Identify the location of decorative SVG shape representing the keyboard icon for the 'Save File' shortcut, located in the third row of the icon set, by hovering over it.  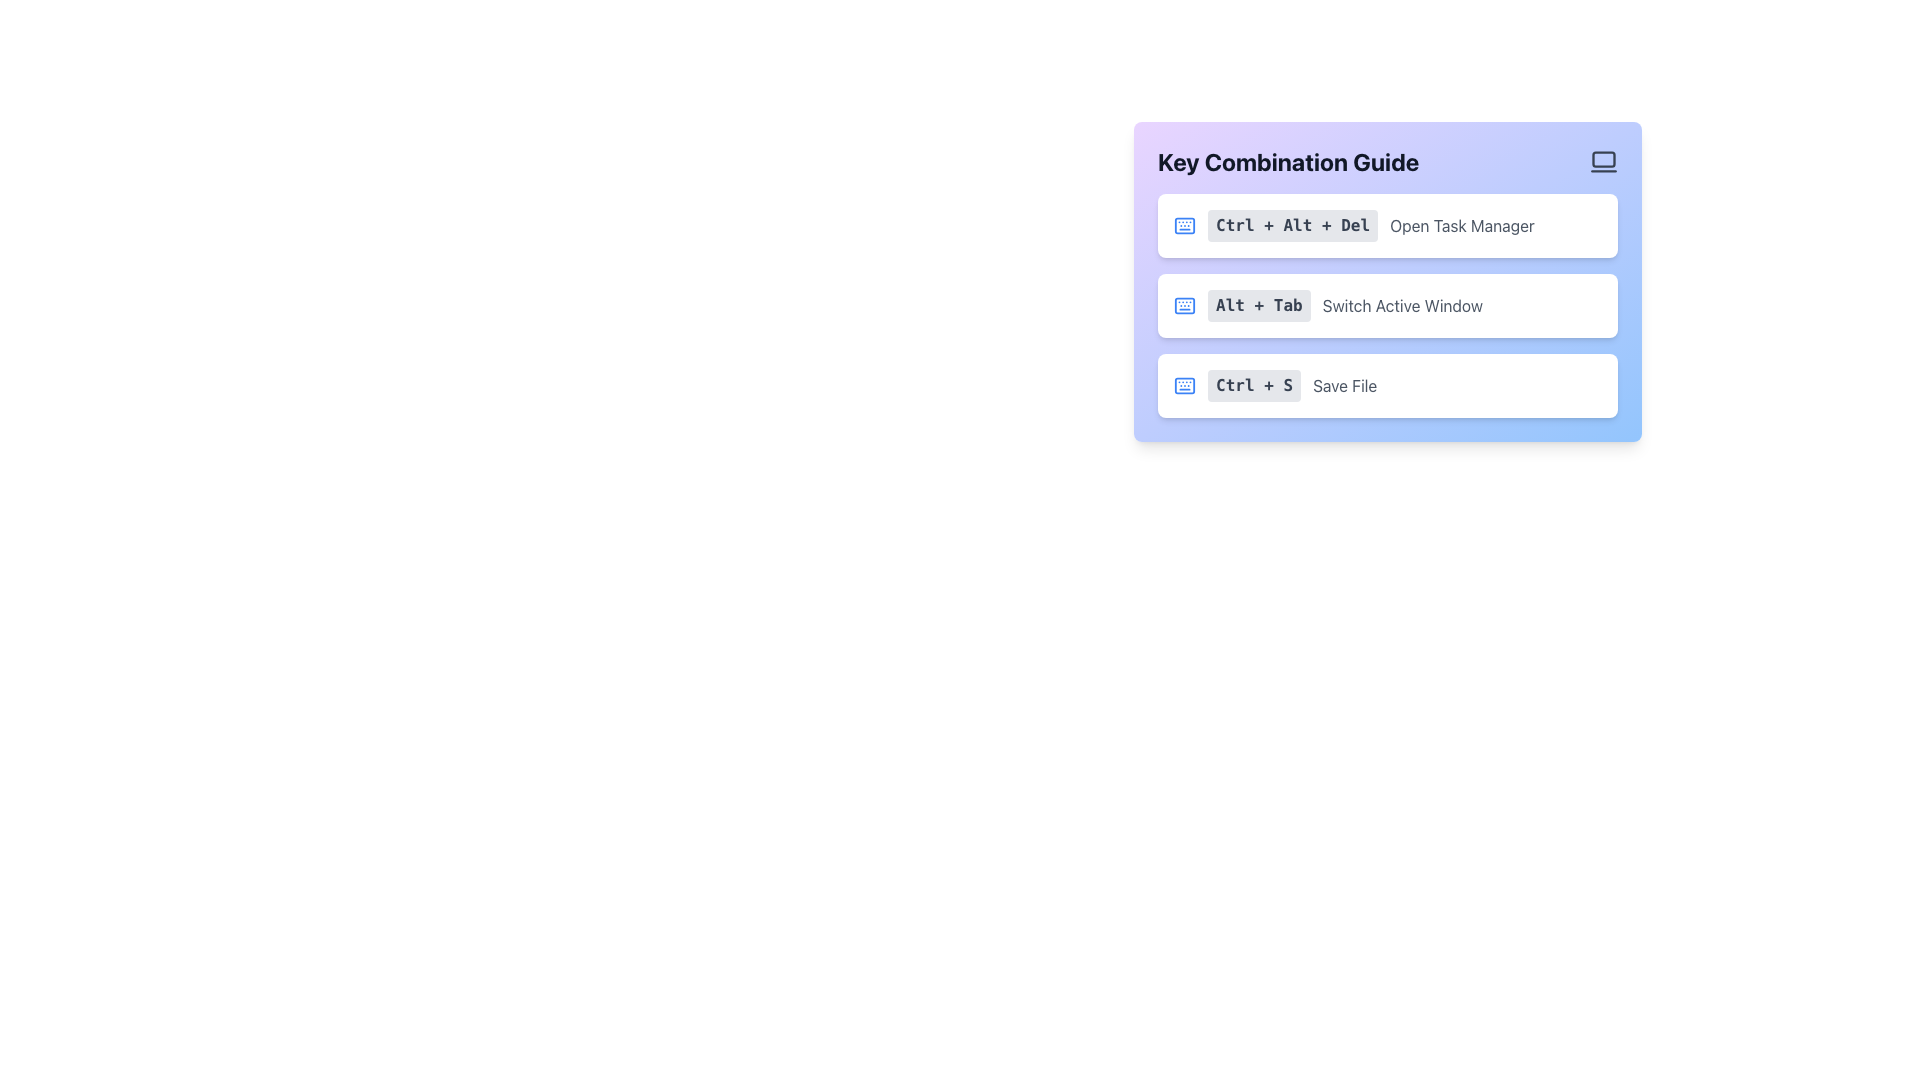
(1185, 385).